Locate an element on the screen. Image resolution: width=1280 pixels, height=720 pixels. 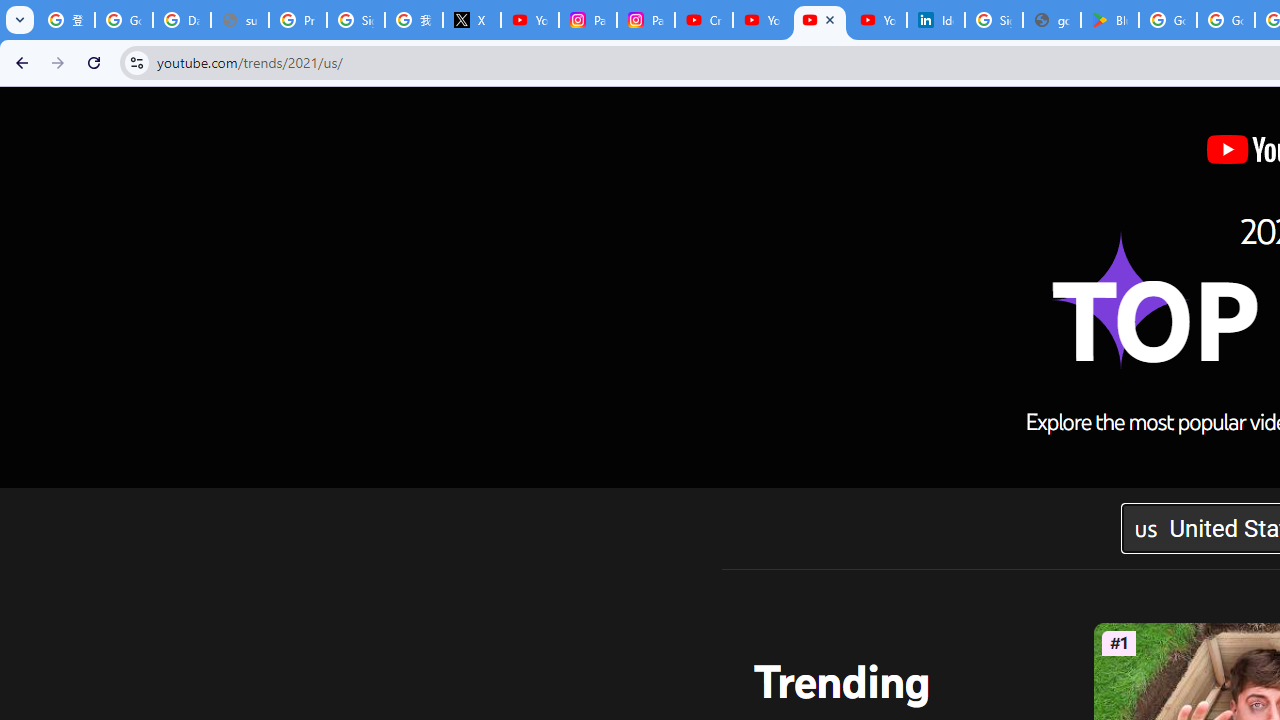
'YouTube Culture & Trends - YouTube Top 10, 2021' is located at coordinates (819, 20).